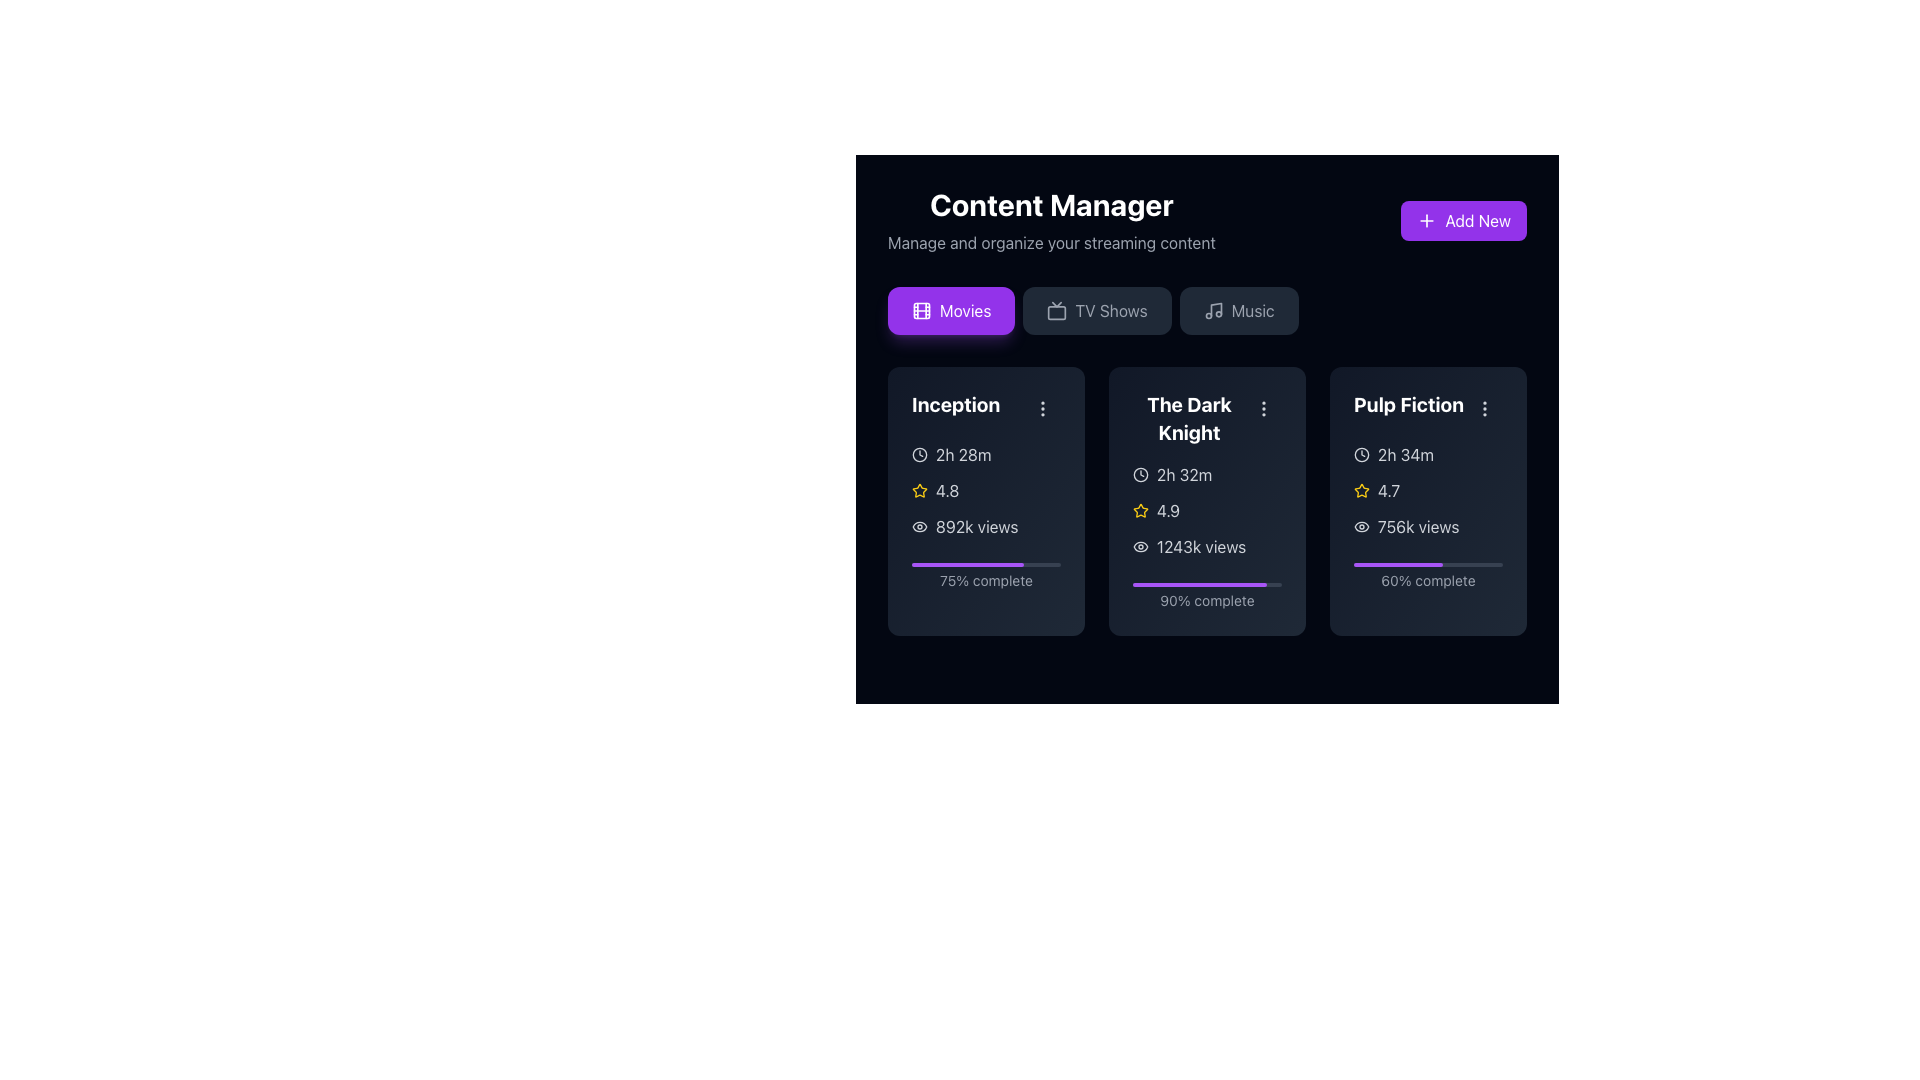  I want to click on the 'Music' button, which is the third button in a row below the title 'Content Manager', so click(1212, 311).